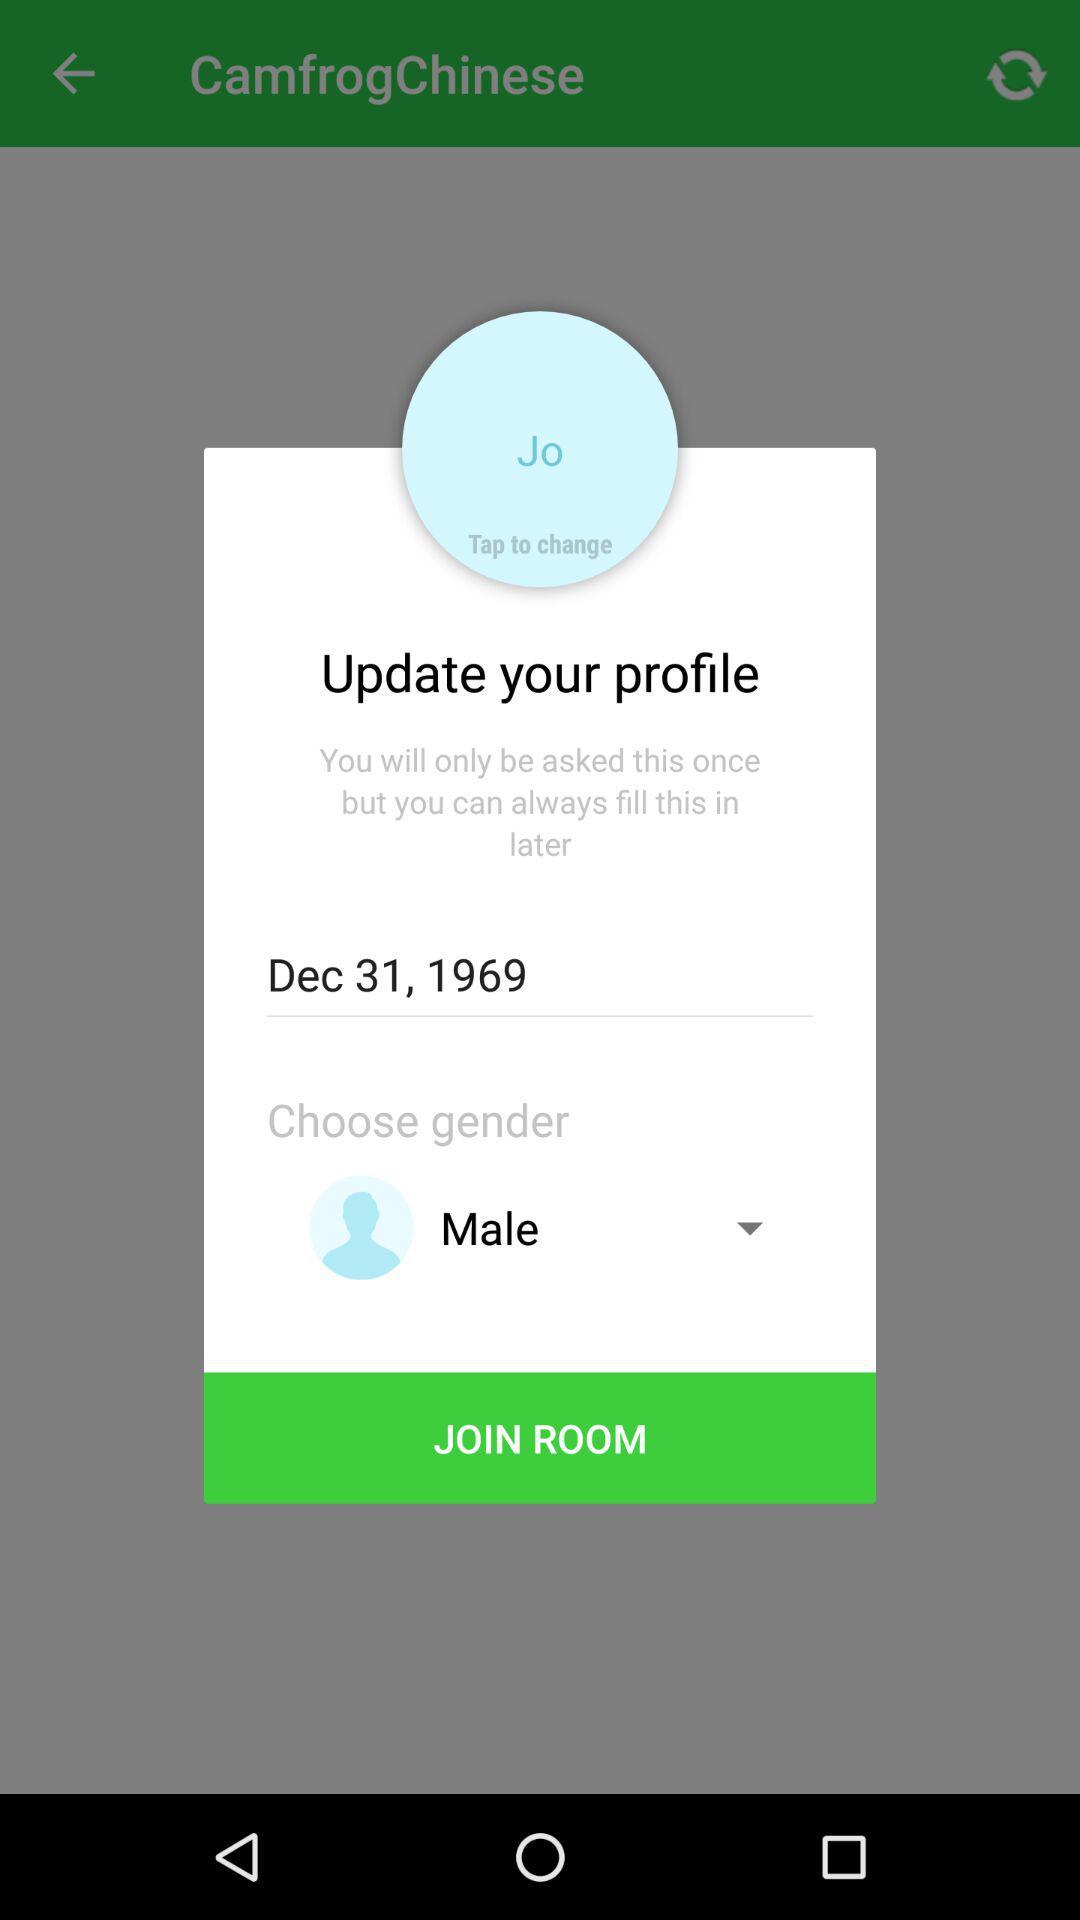 This screenshot has width=1080, height=1920. Describe the element at coordinates (540, 1437) in the screenshot. I see `join room item` at that location.